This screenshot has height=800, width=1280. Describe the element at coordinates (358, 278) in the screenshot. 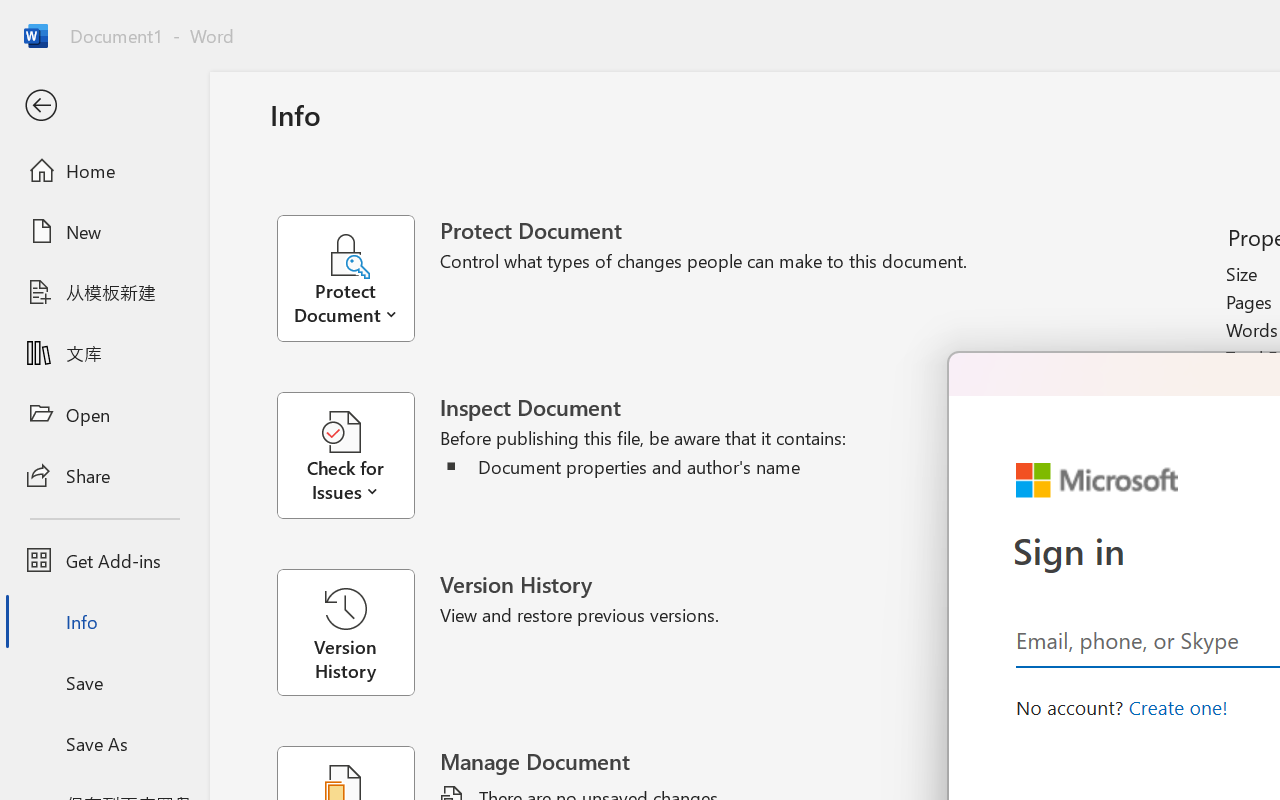

I see `'Protect Document'` at that location.